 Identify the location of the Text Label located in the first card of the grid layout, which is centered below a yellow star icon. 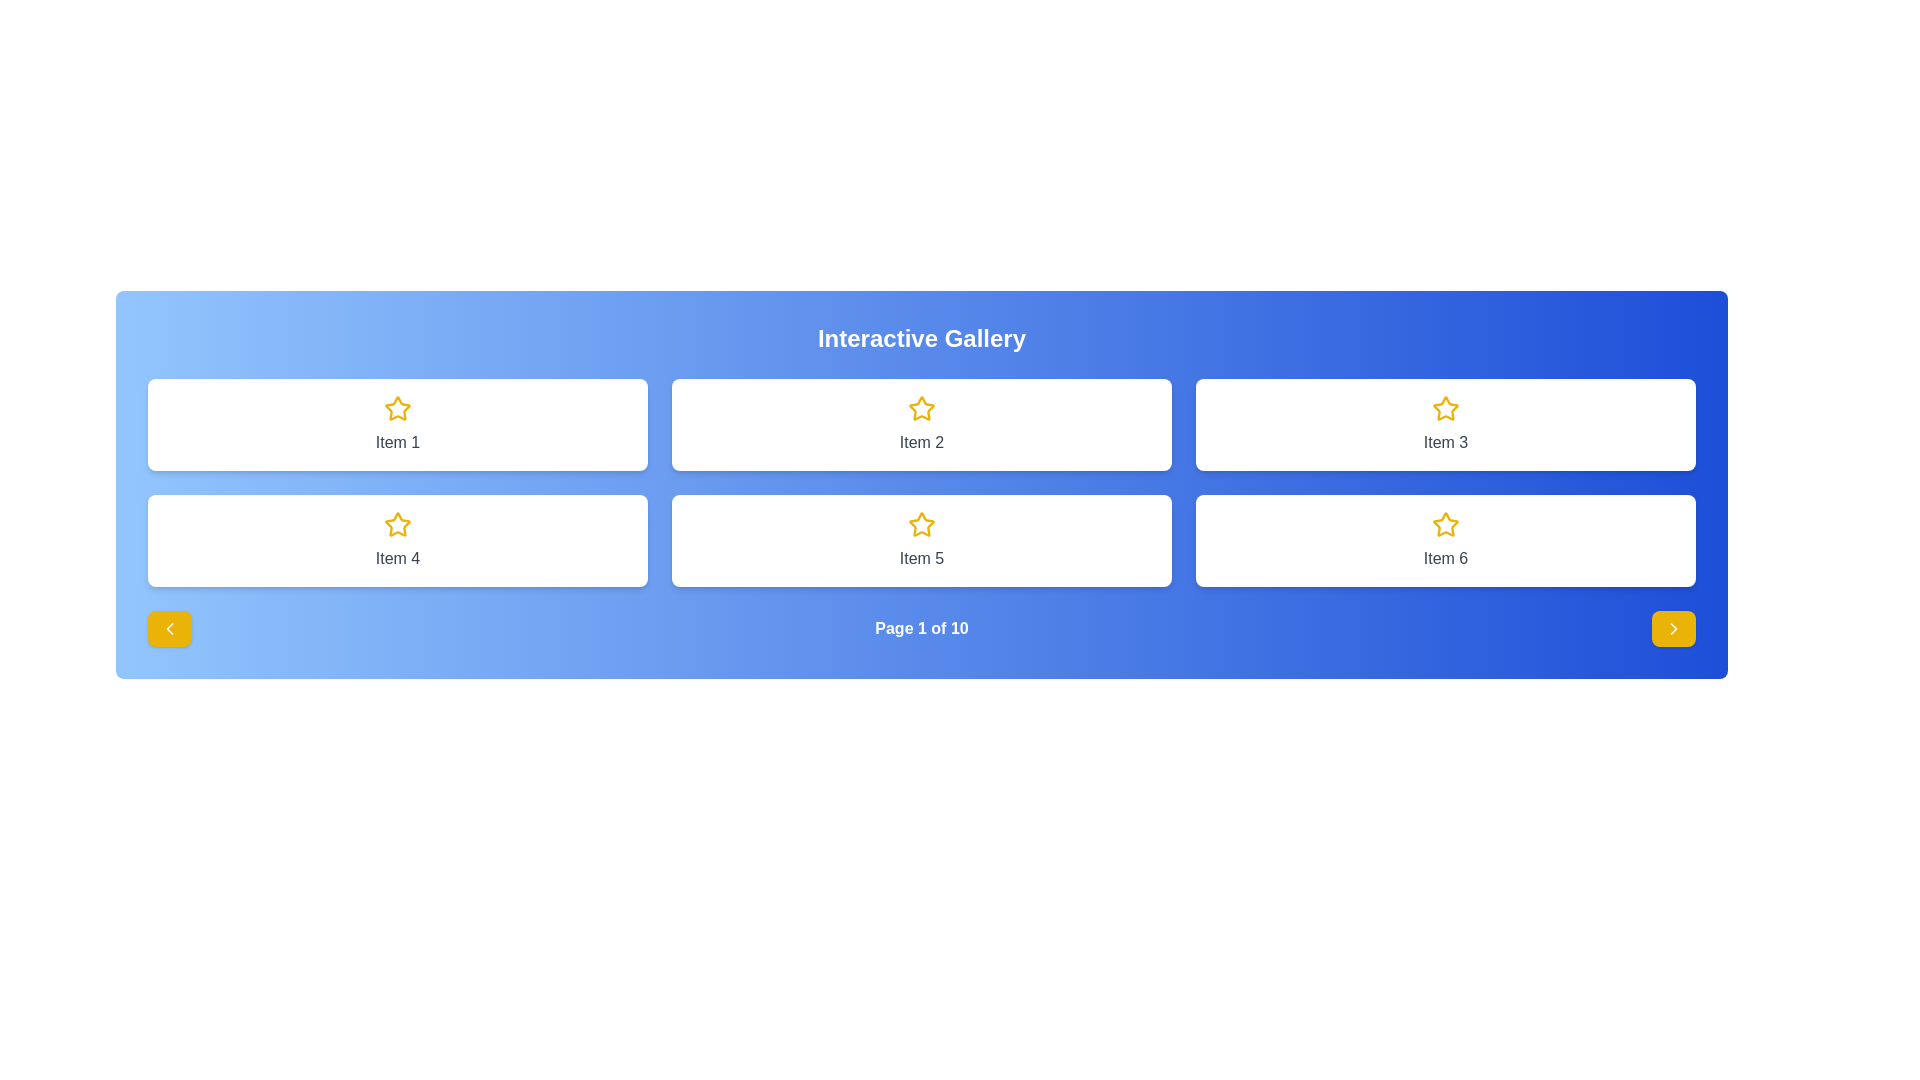
(398, 442).